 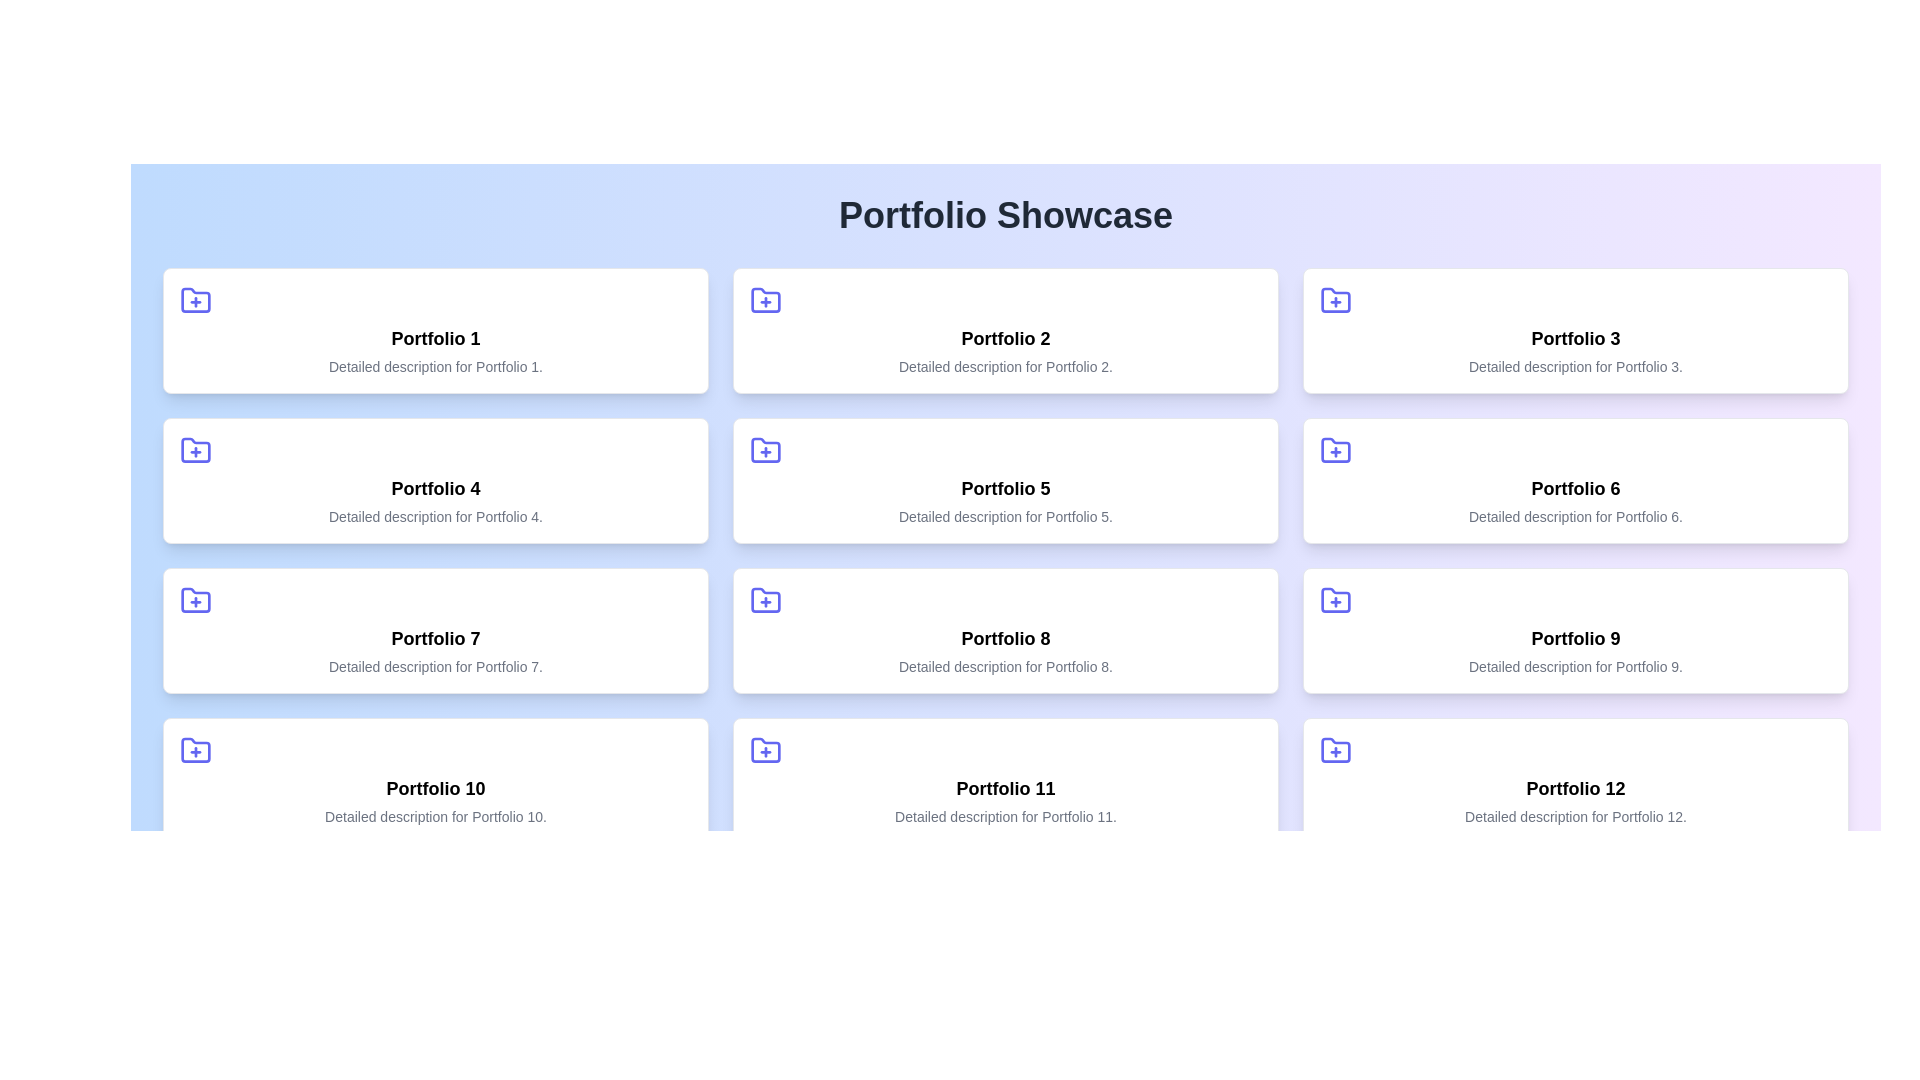 I want to click on the bold text element displaying the phrase 'Portfolio 6' located in the second row, second column of the grid layout, so click(x=1574, y=489).